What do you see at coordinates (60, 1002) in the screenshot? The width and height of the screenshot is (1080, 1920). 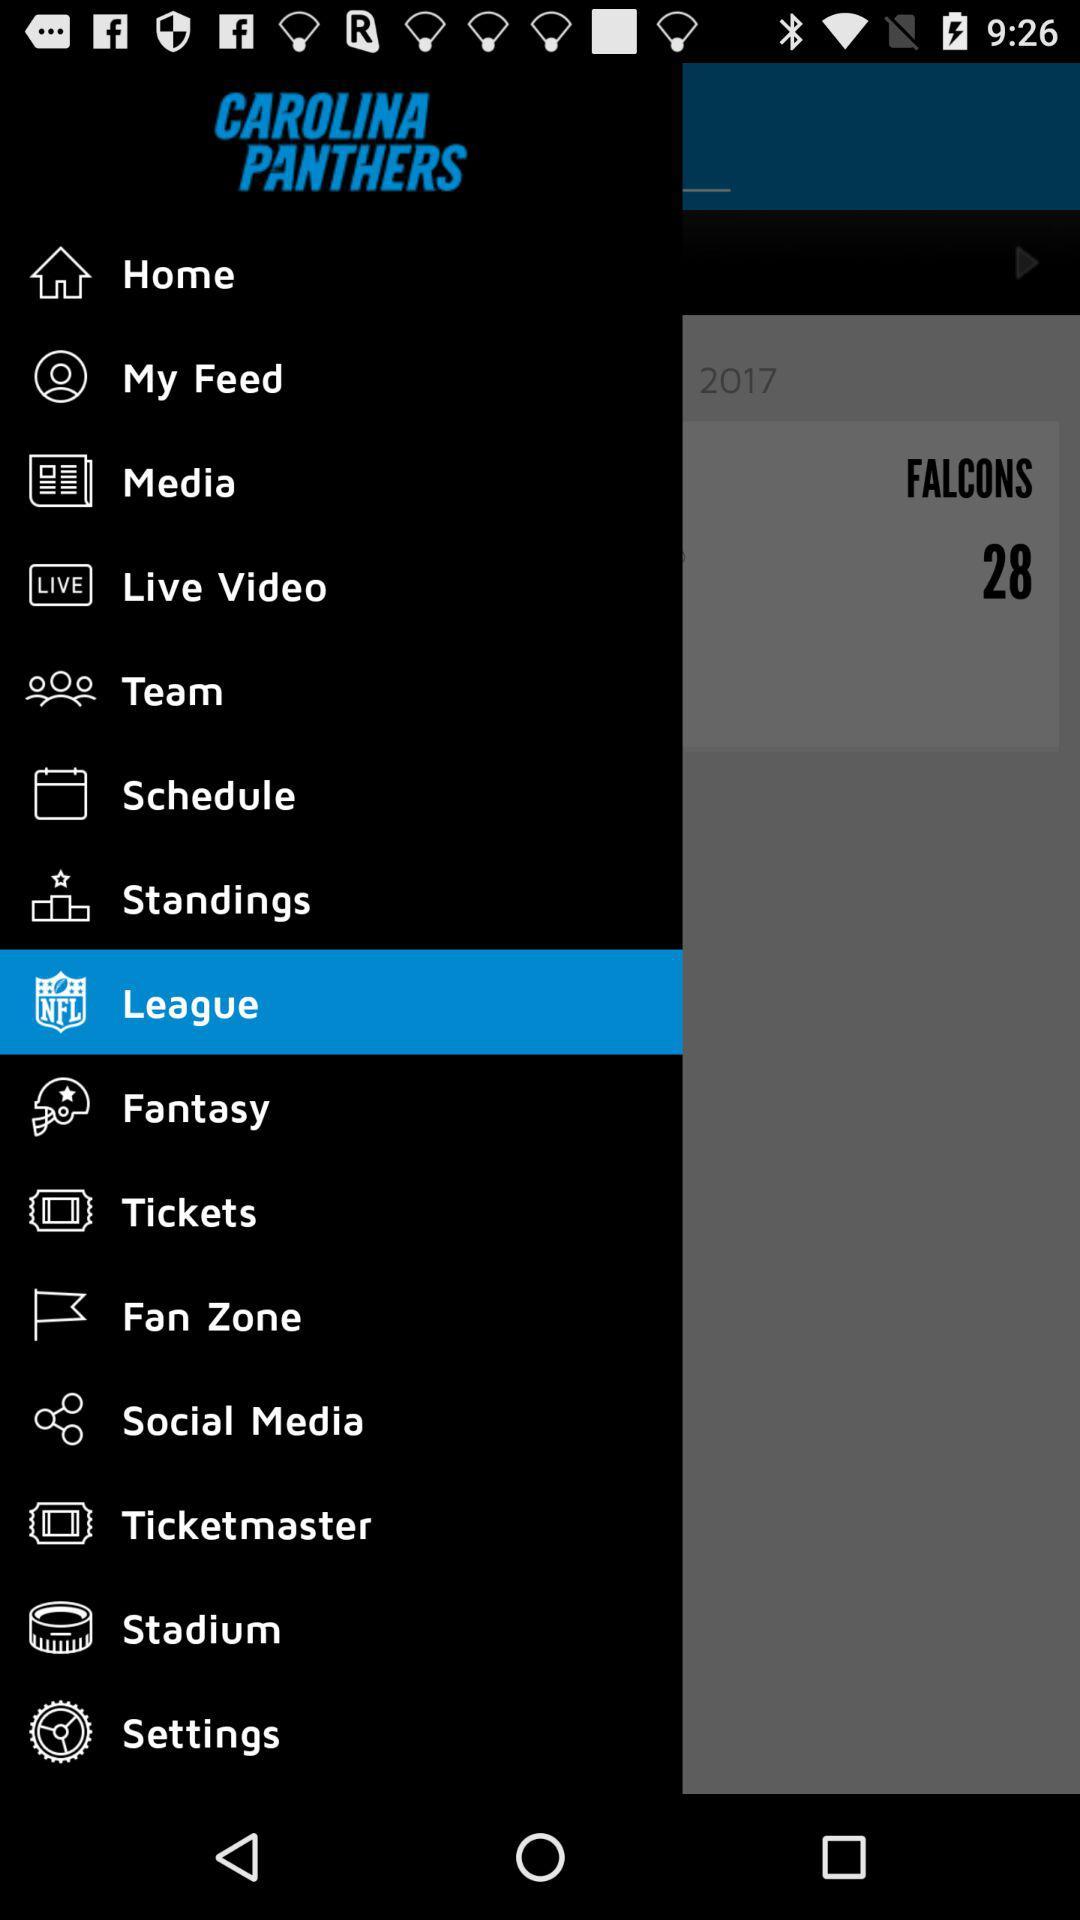 I see `tap on the icon which is just beside the league` at bounding box center [60, 1002].